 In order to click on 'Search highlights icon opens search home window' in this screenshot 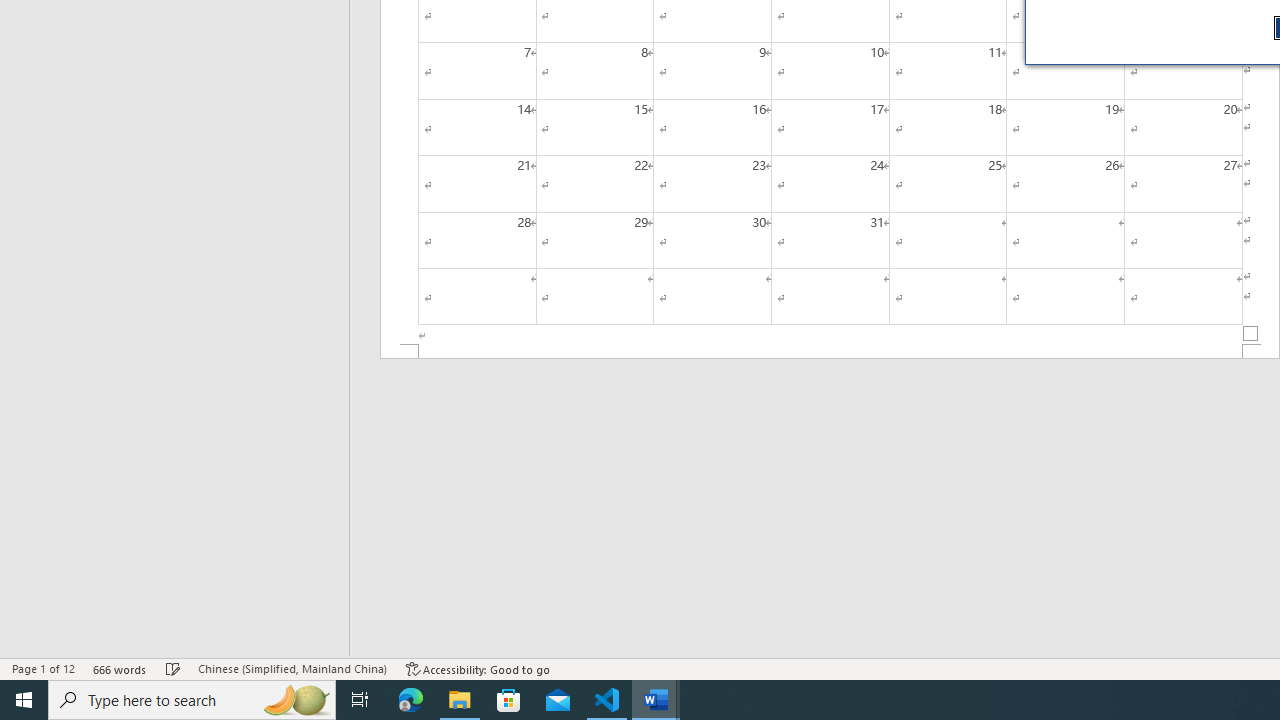, I will do `click(294, 698)`.